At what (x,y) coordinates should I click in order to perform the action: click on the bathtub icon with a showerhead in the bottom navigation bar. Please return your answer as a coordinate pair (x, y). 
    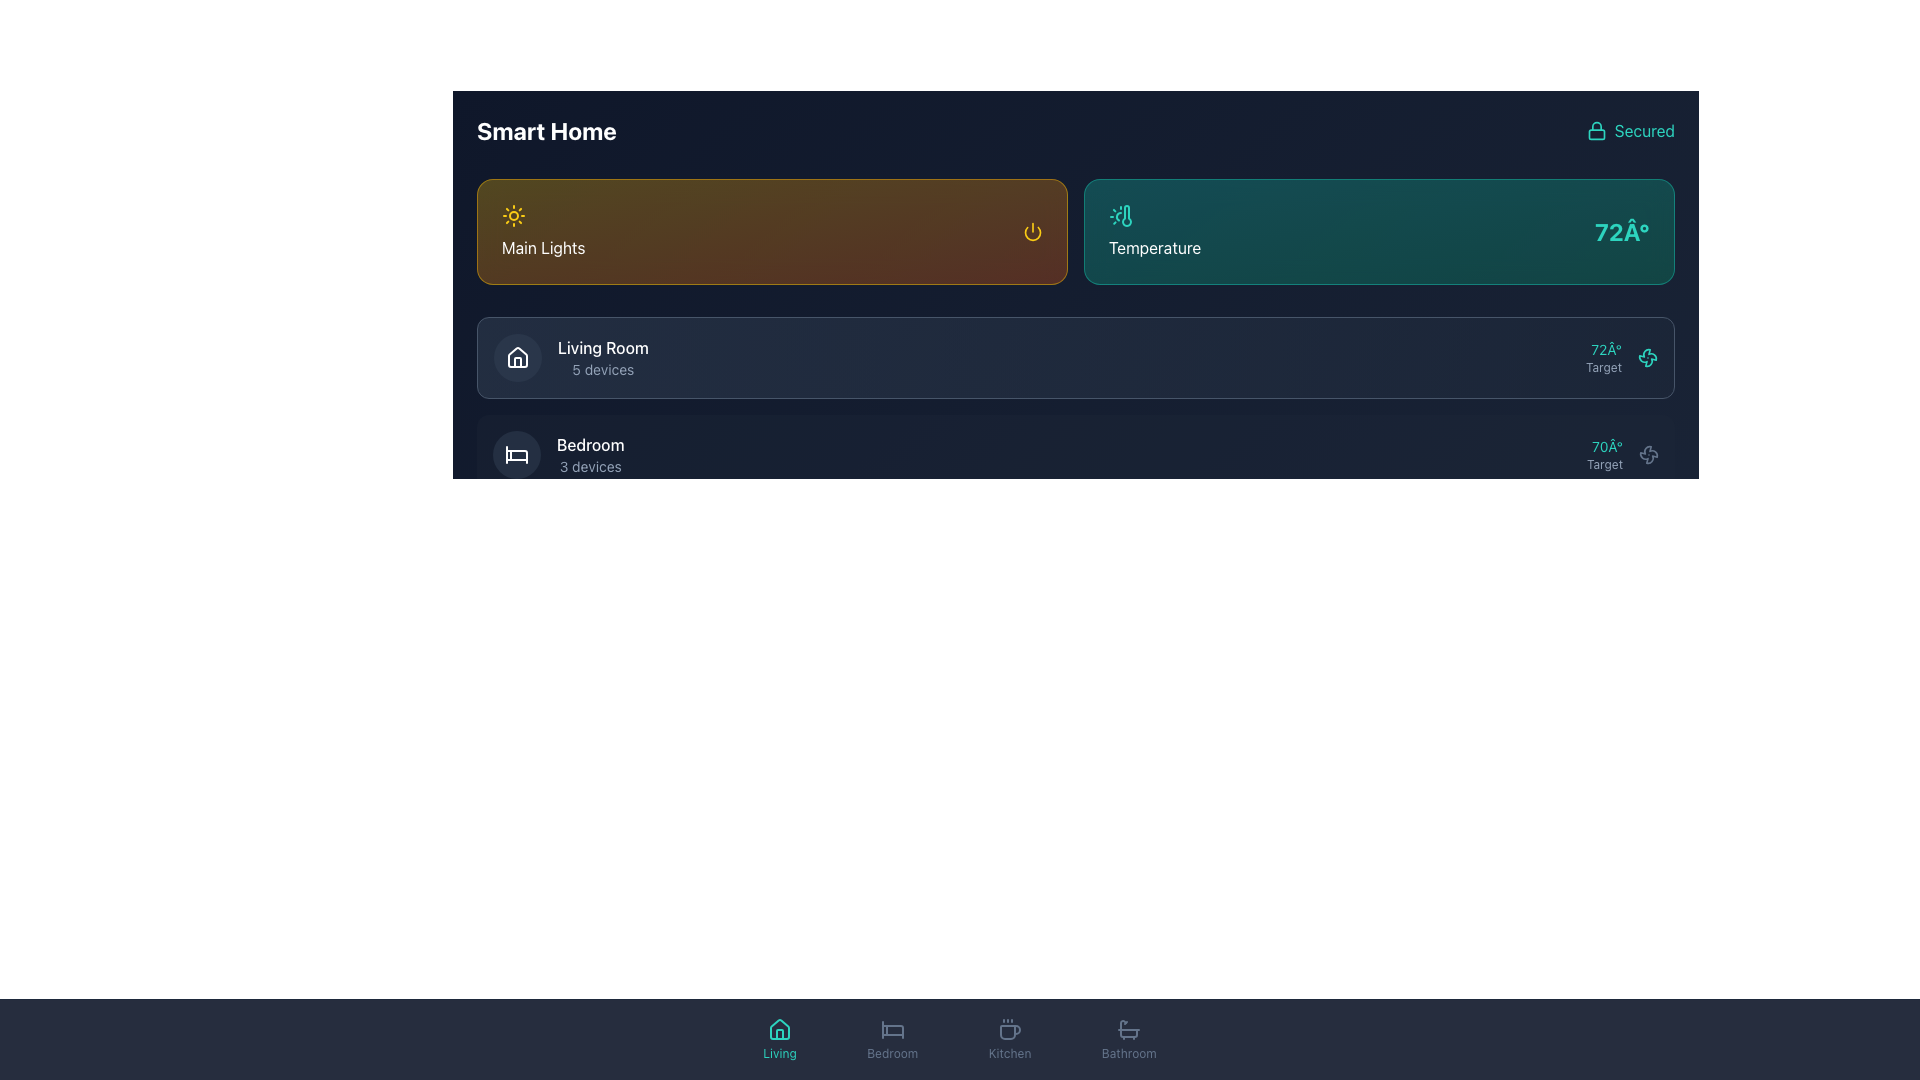
    Looking at the image, I should click on (1129, 1029).